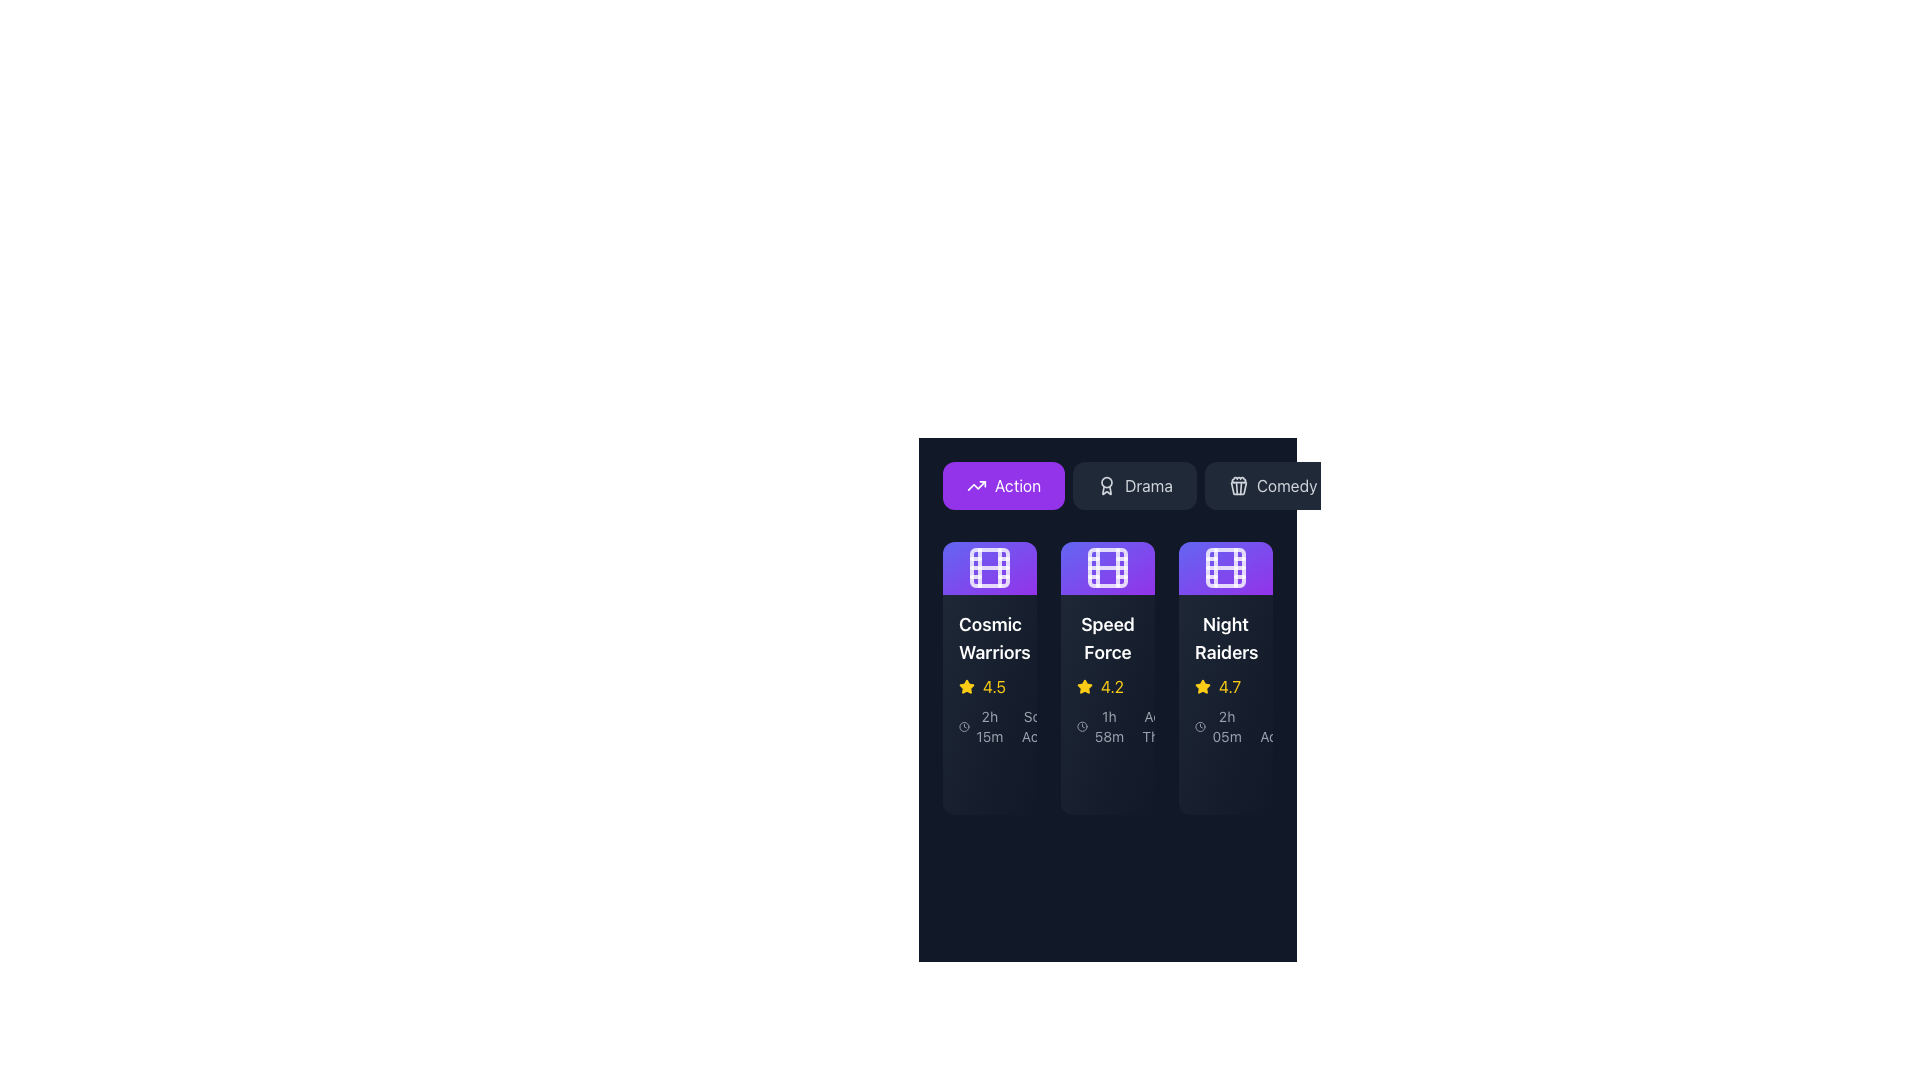 This screenshot has width=1920, height=1080. Describe the element at coordinates (989, 726) in the screenshot. I see `the static text label indicating the duration of the movie, located in the first card of a horizontal list, positioned under the star rating and title` at that location.